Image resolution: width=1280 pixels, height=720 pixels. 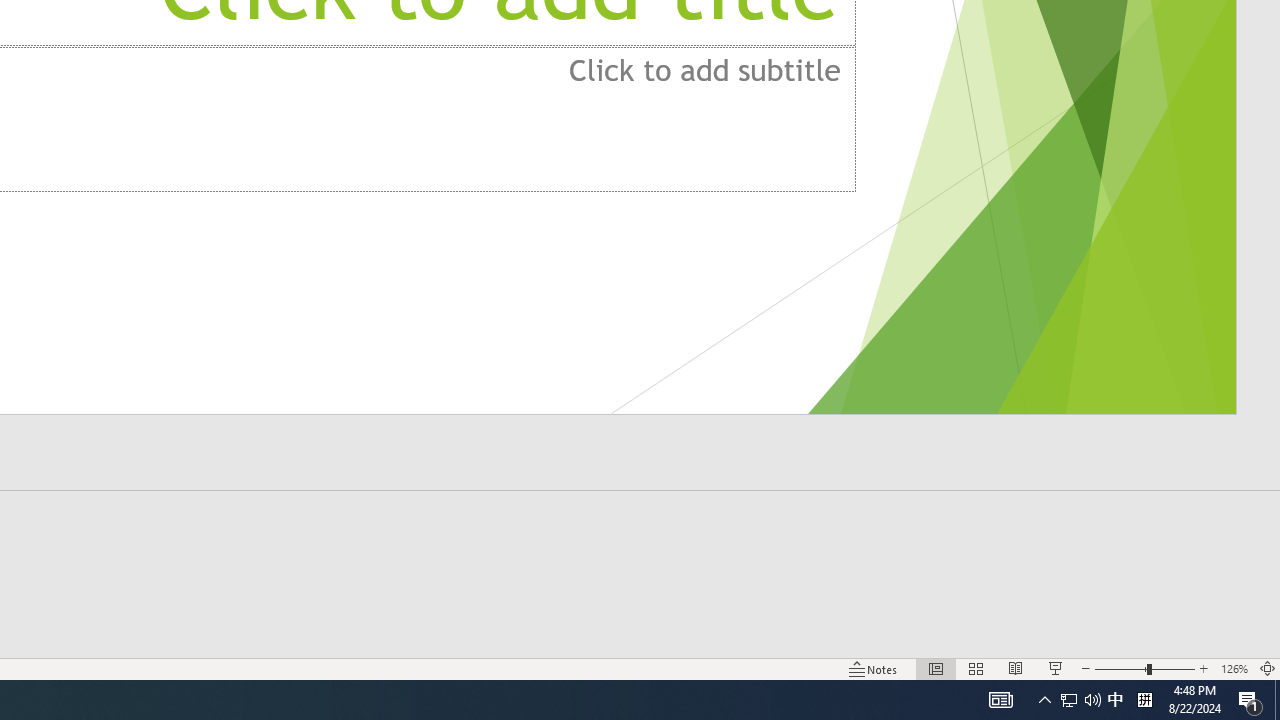 What do you see at coordinates (1233, 669) in the screenshot?
I see `'Zoom 126%'` at bounding box center [1233, 669].